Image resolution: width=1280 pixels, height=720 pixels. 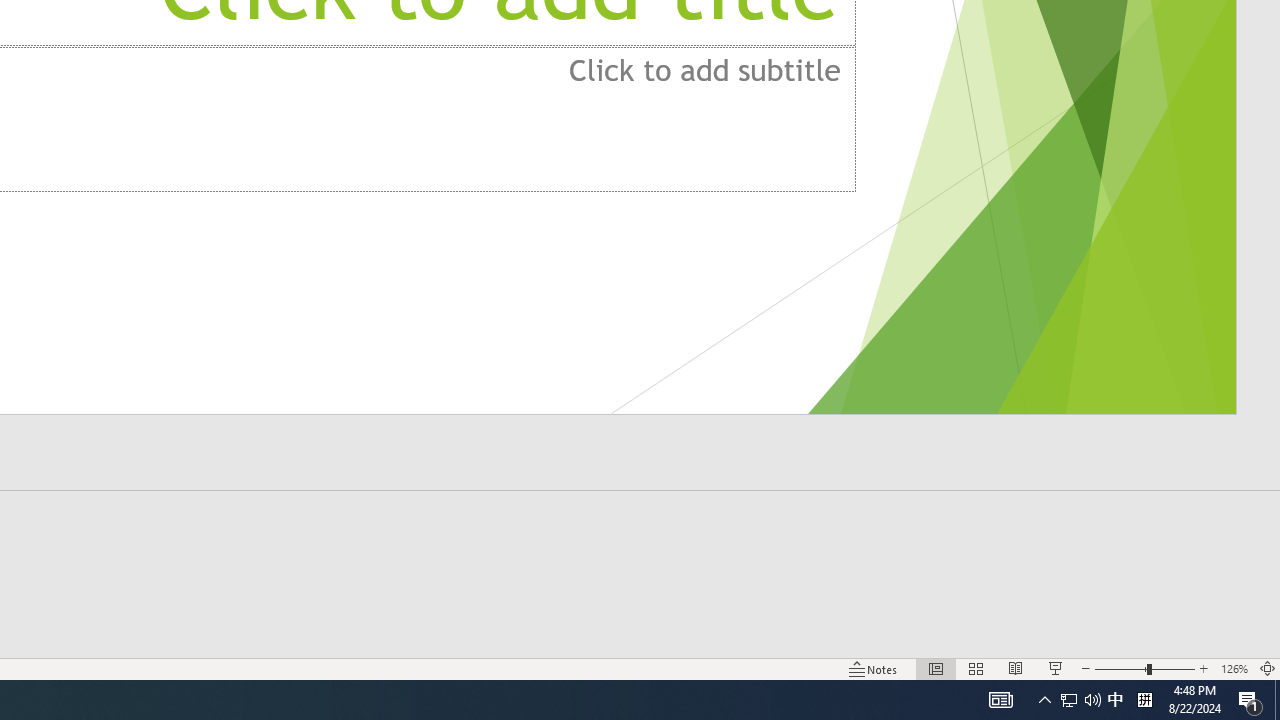 What do you see at coordinates (1233, 669) in the screenshot?
I see `'Zoom 126%'` at bounding box center [1233, 669].